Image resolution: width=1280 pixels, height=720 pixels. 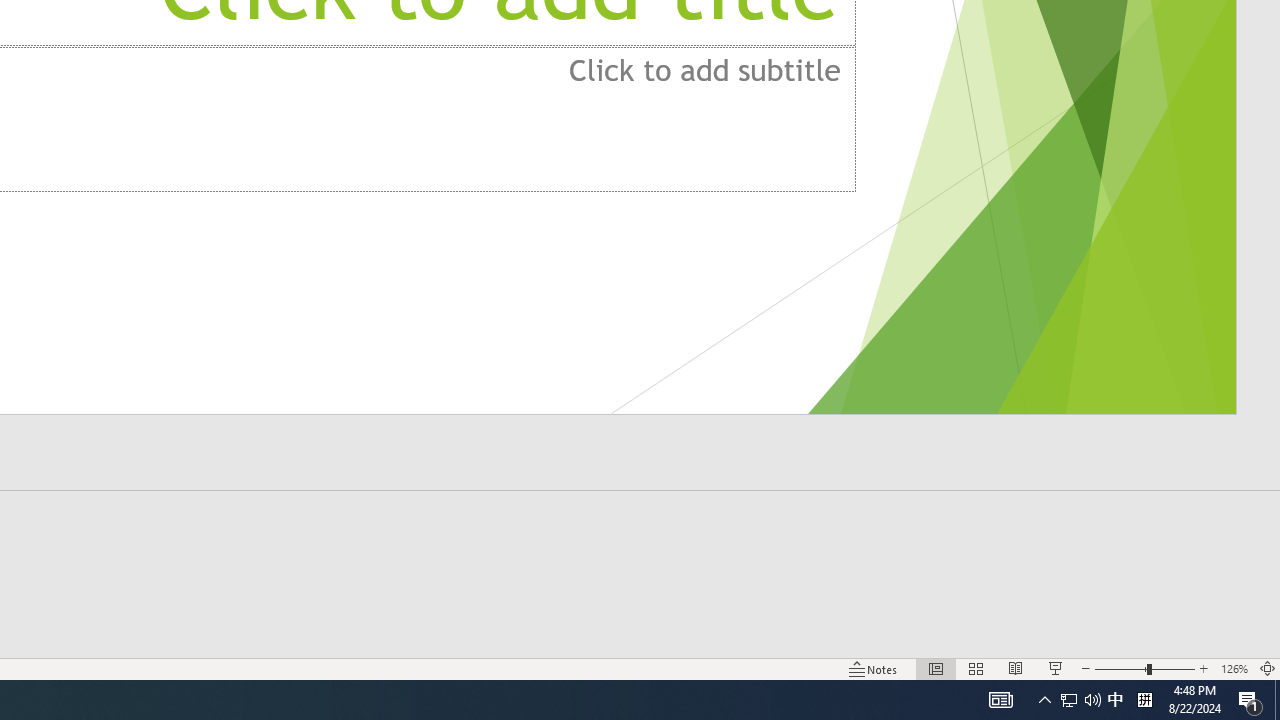 What do you see at coordinates (1233, 669) in the screenshot?
I see `'Zoom 126%'` at bounding box center [1233, 669].